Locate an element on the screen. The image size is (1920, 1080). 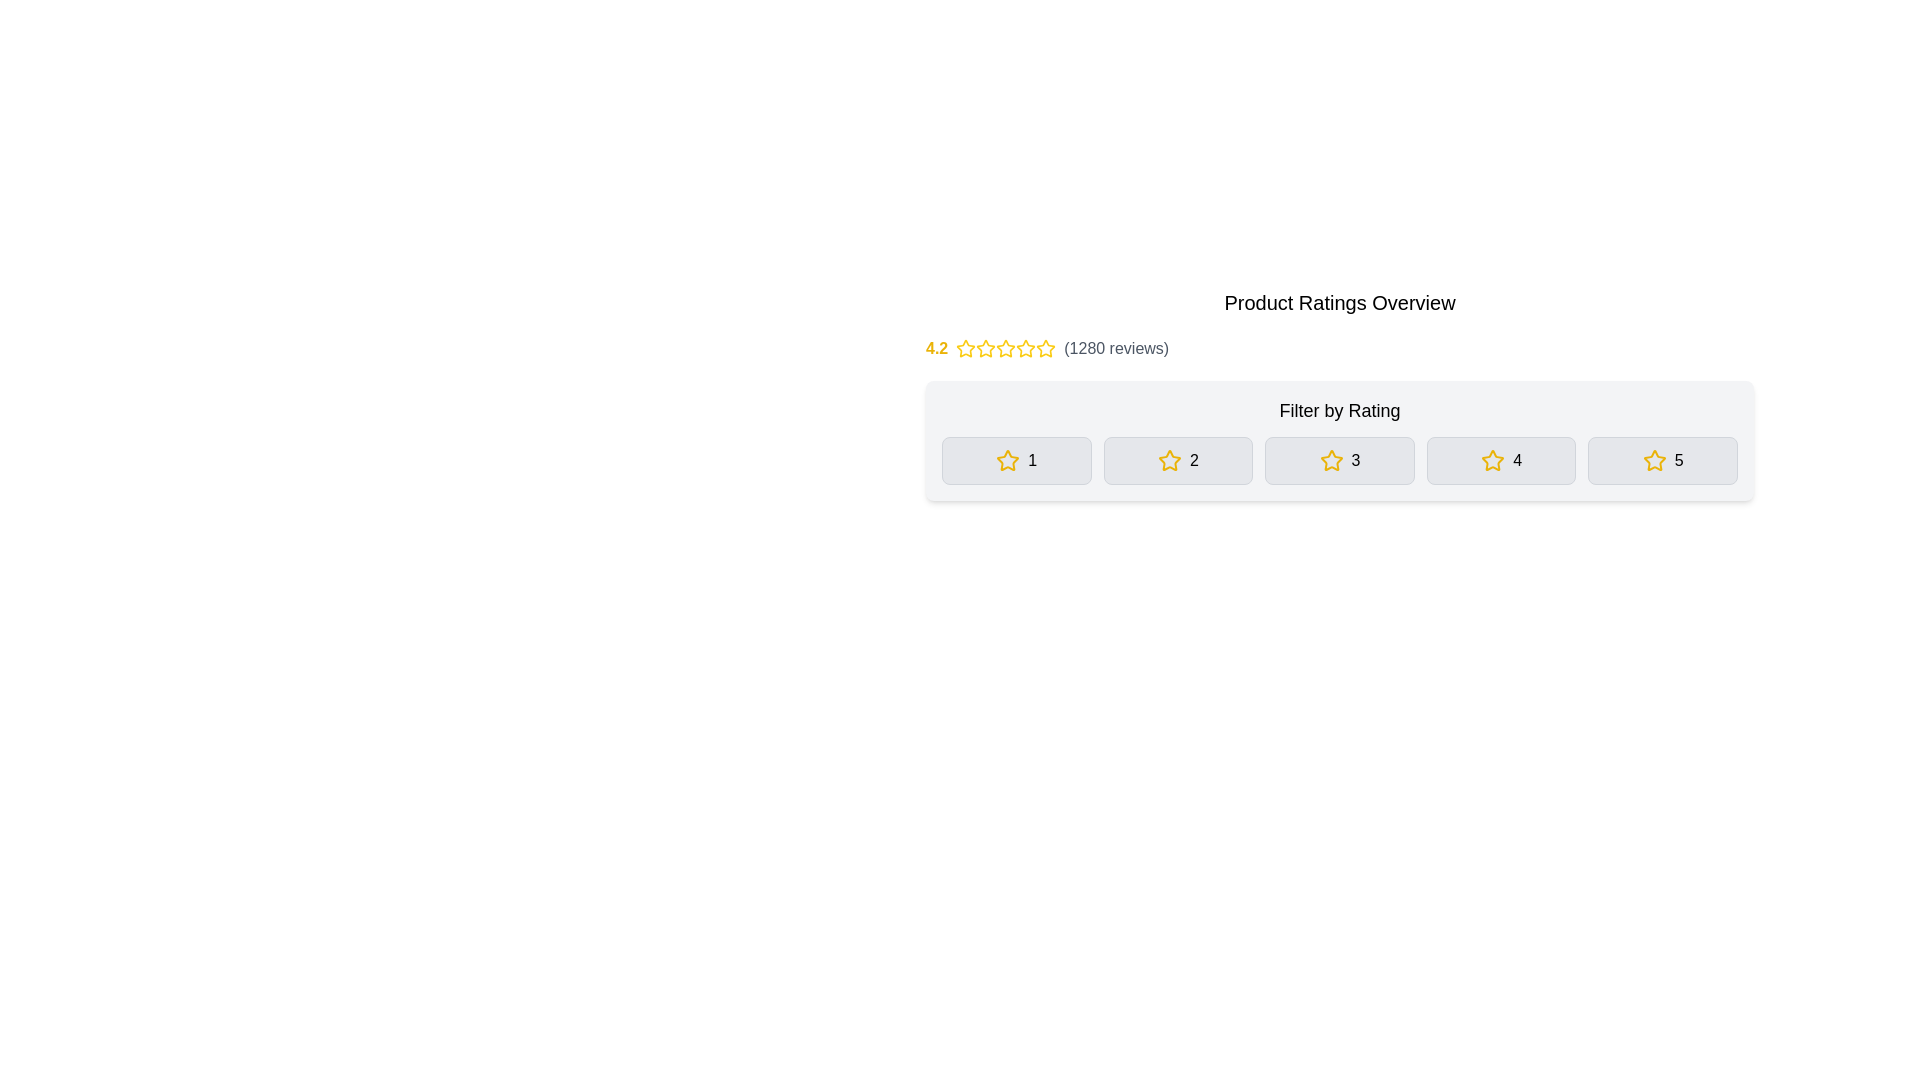
the button with a light gray background and a yellow star icon followed by the number '4' is located at coordinates (1501, 461).